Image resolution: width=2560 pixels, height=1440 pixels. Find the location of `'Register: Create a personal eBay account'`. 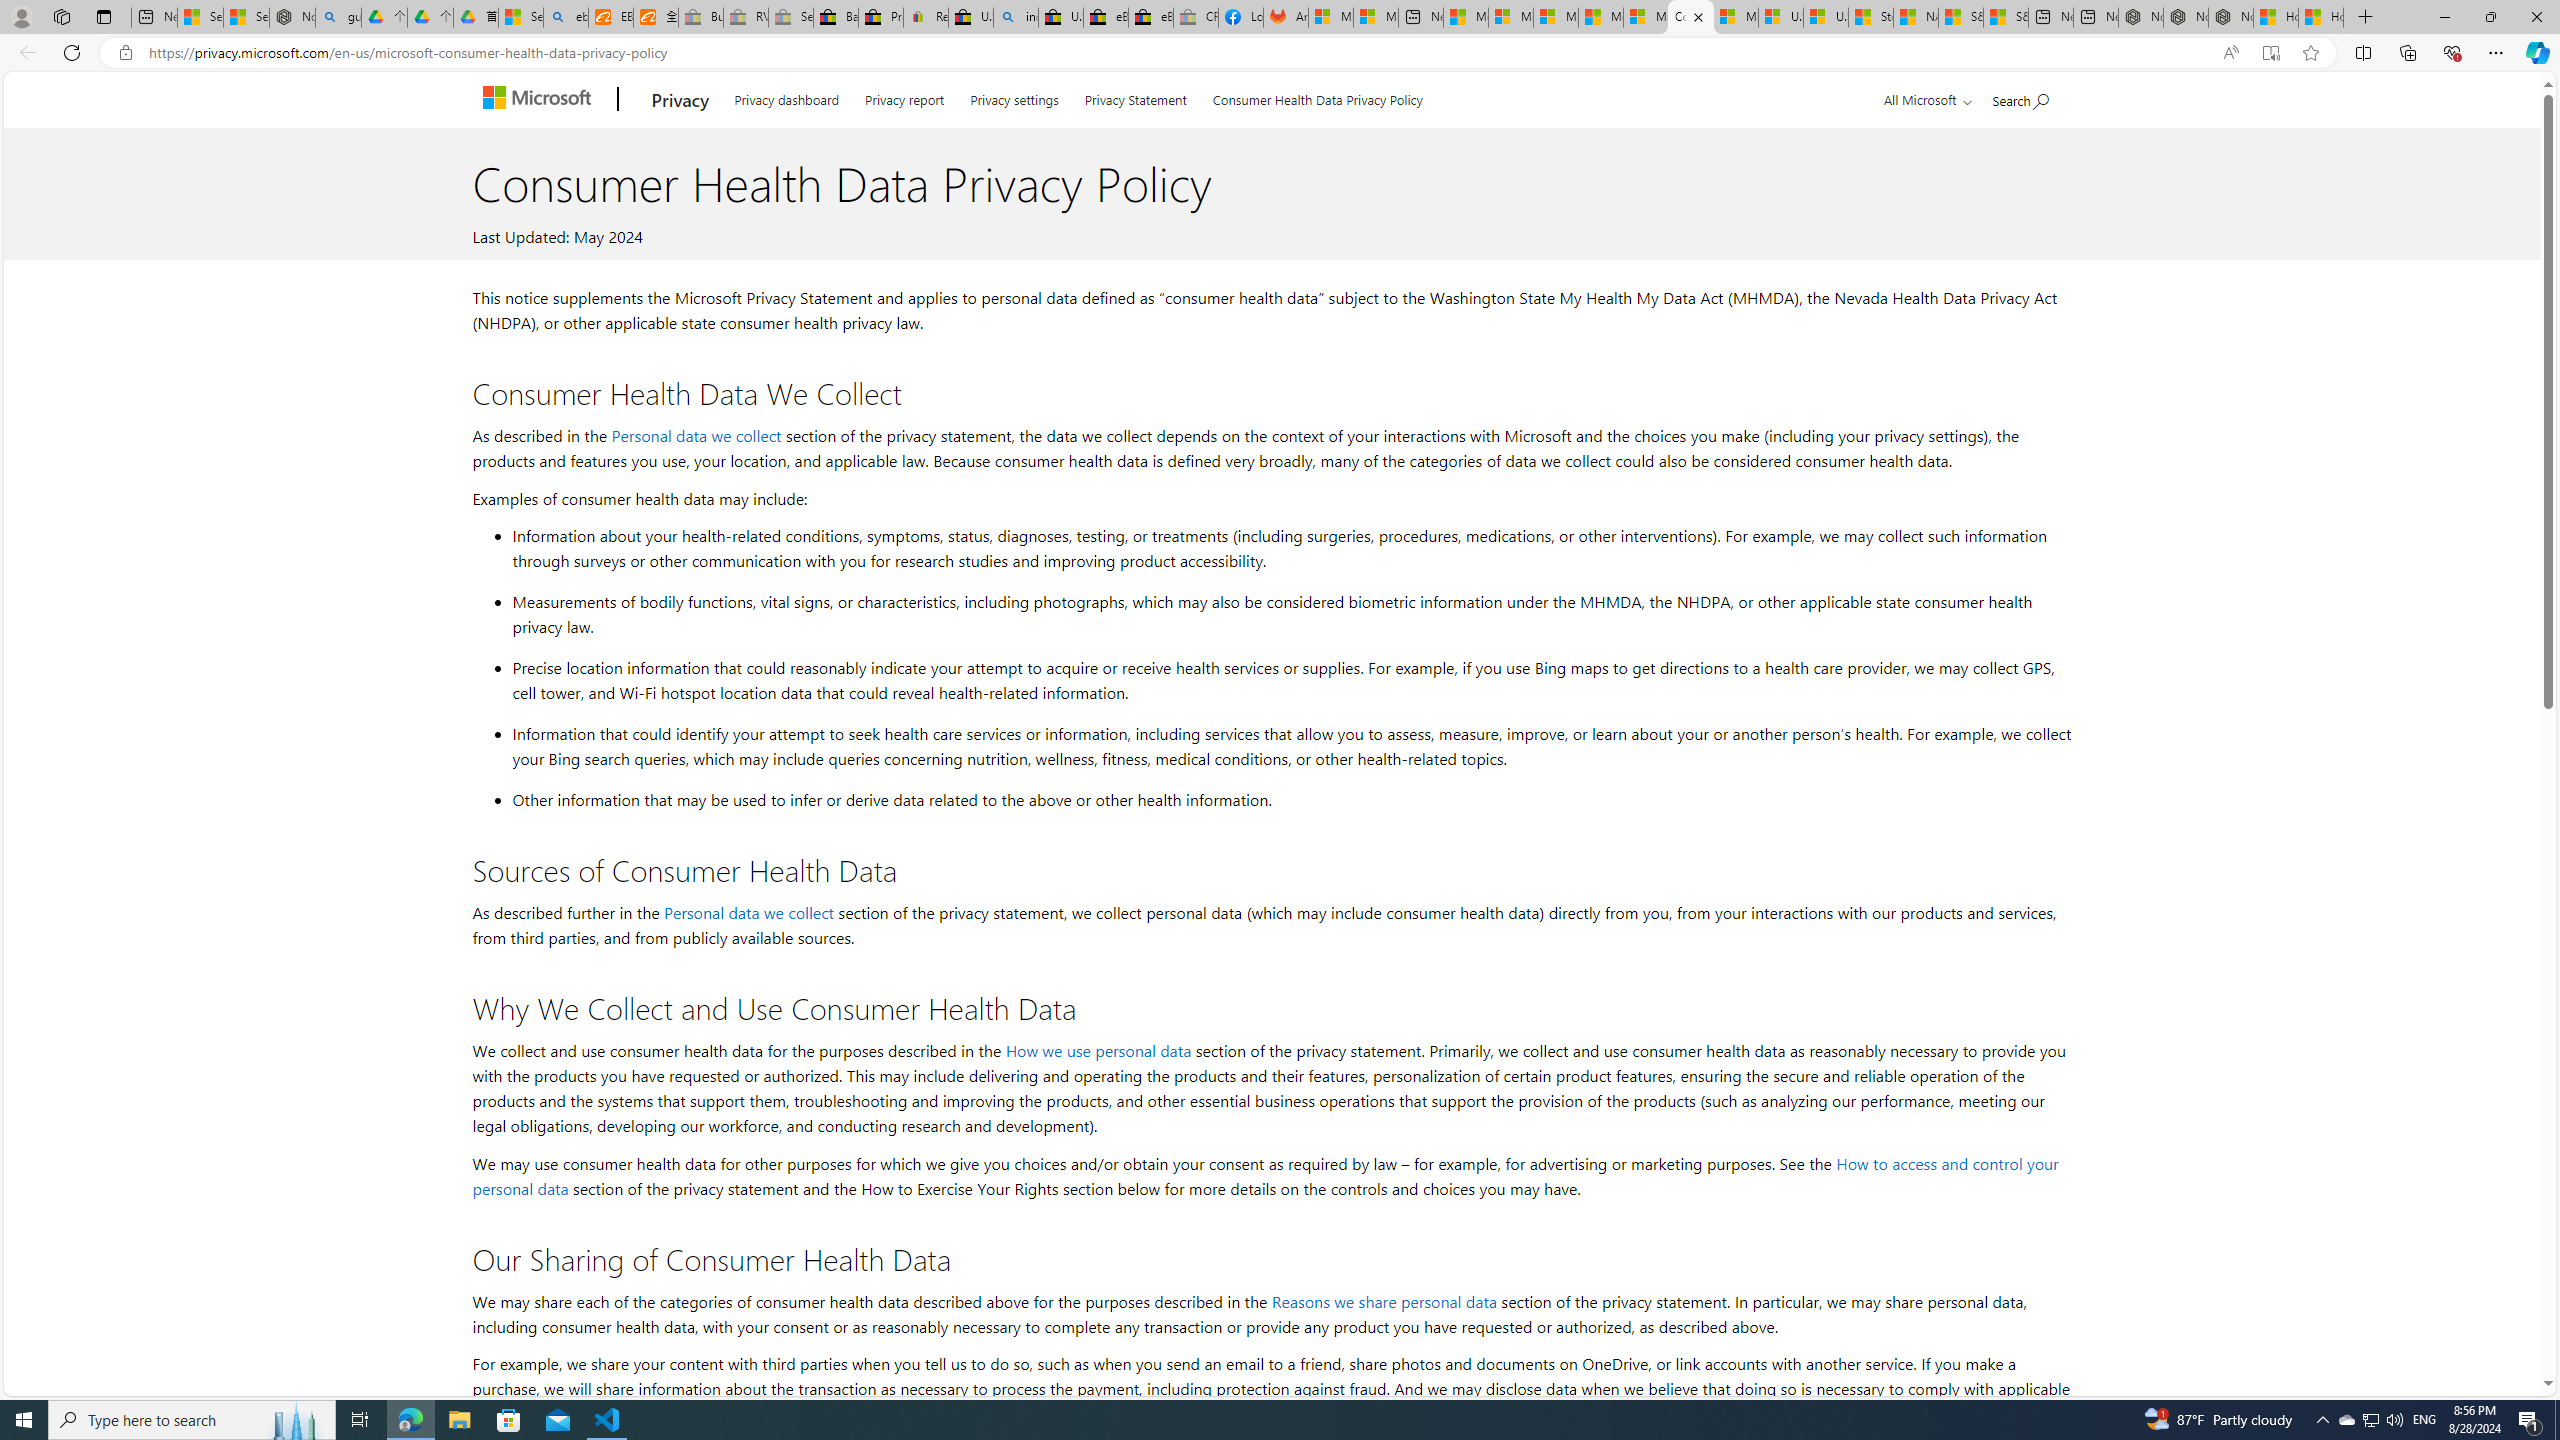

'Register: Create a personal eBay account' is located at coordinates (925, 16).